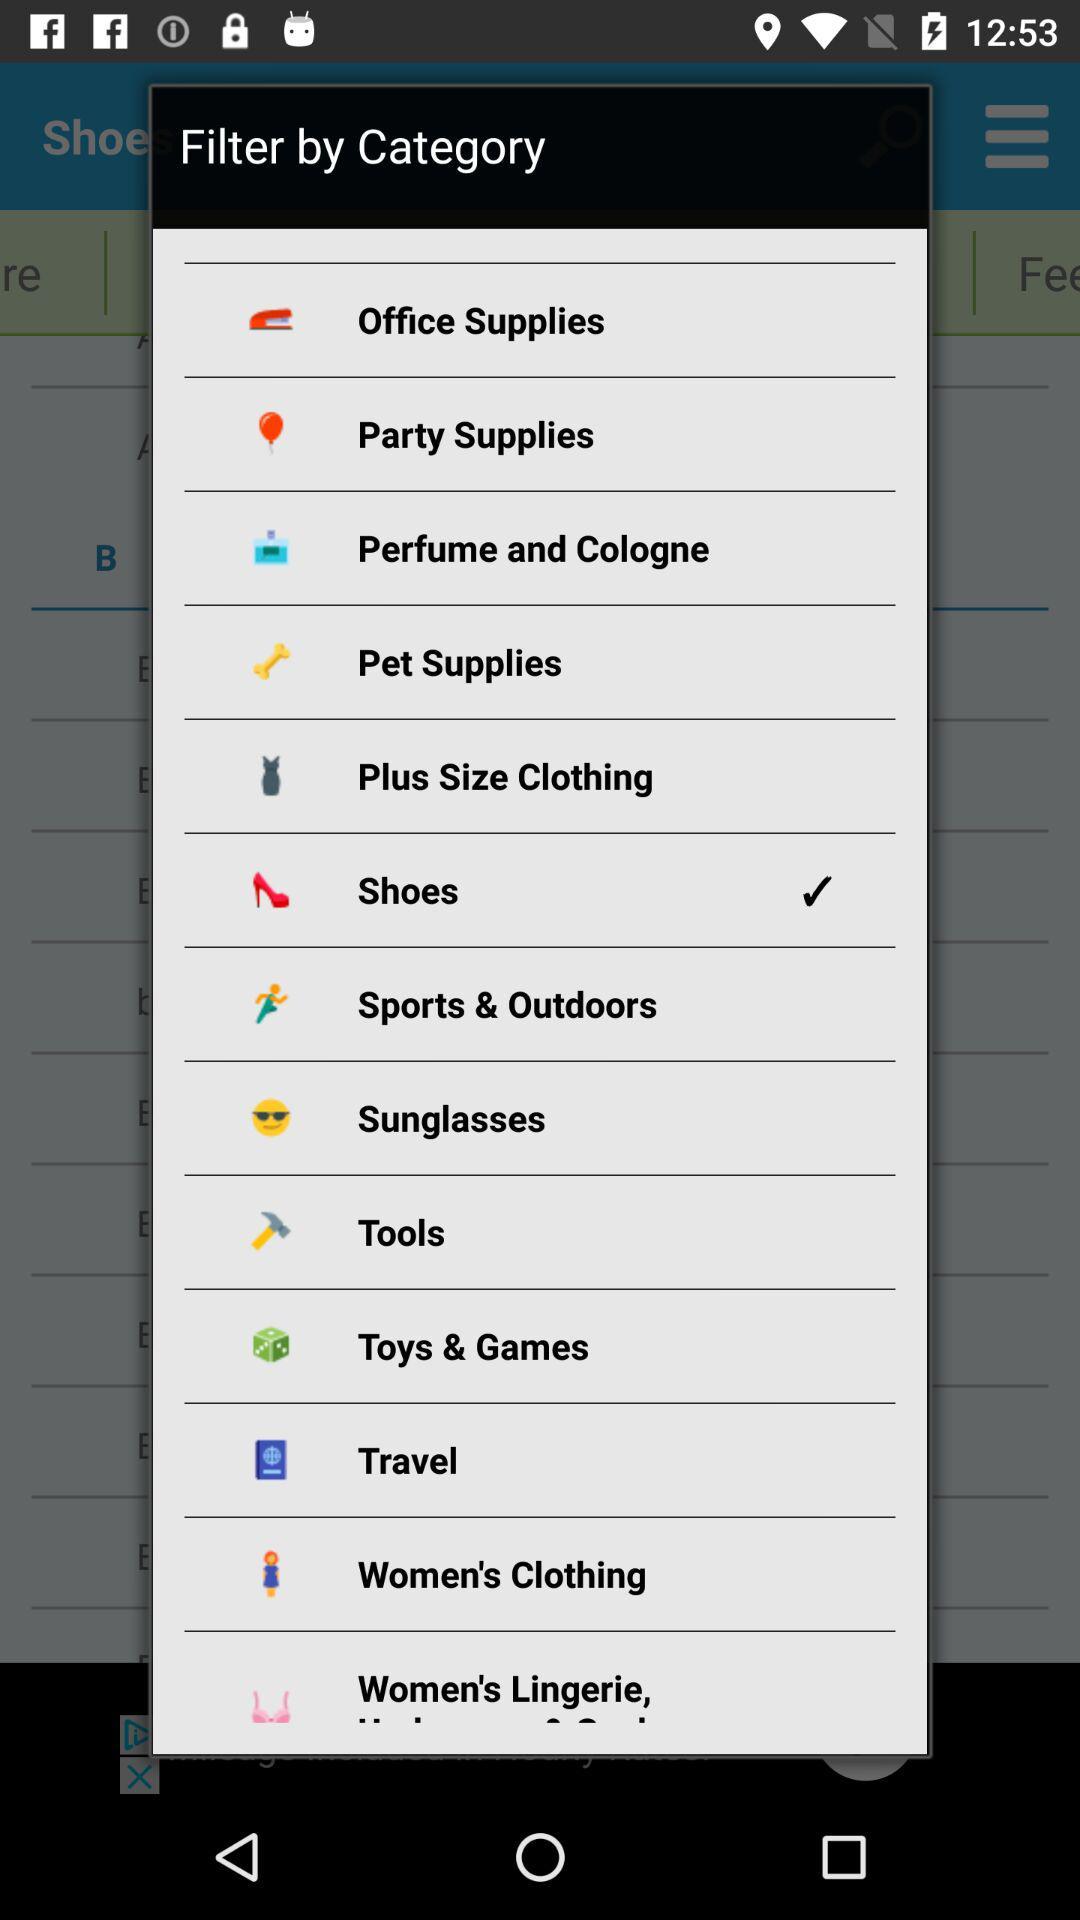 This screenshot has width=1080, height=1920. Describe the element at coordinates (563, 1345) in the screenshot. I see `icon above travel` at that location.